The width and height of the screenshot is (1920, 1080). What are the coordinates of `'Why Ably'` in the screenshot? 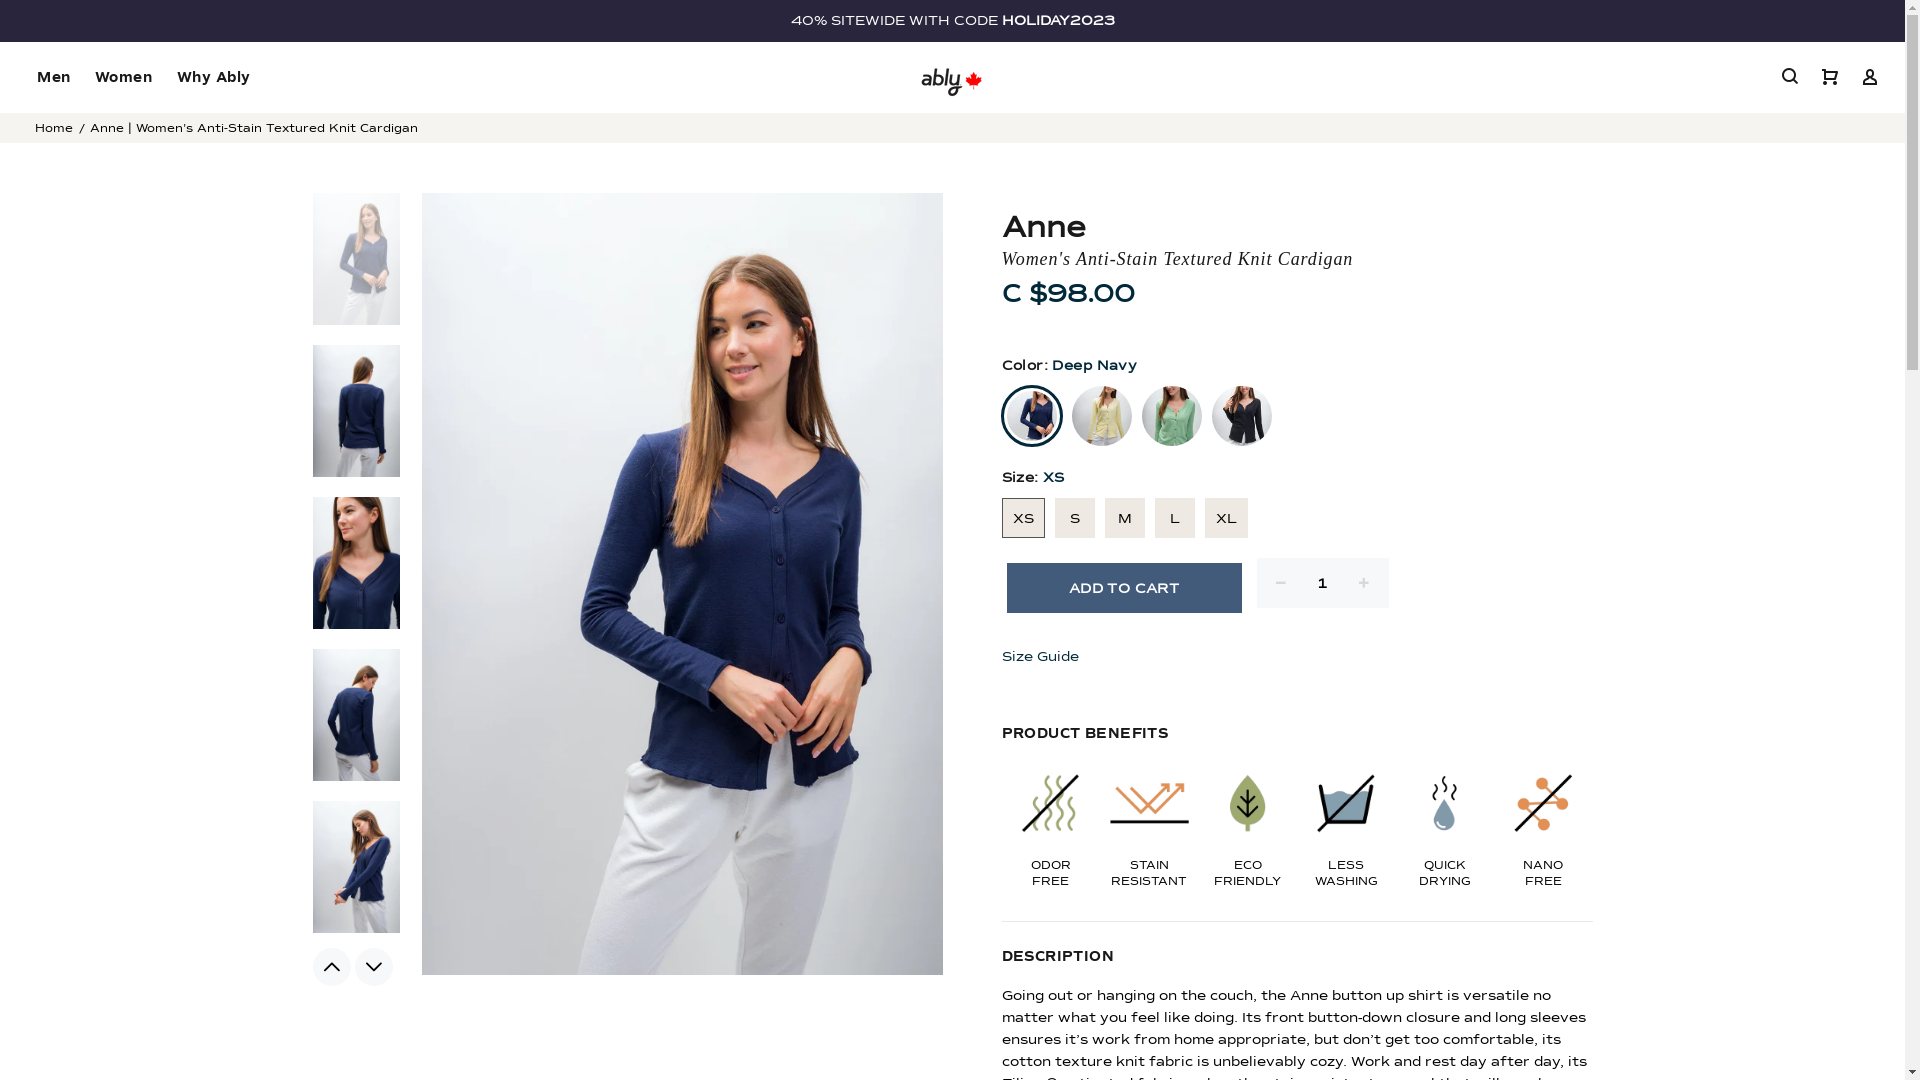 It's located at (206, 76).